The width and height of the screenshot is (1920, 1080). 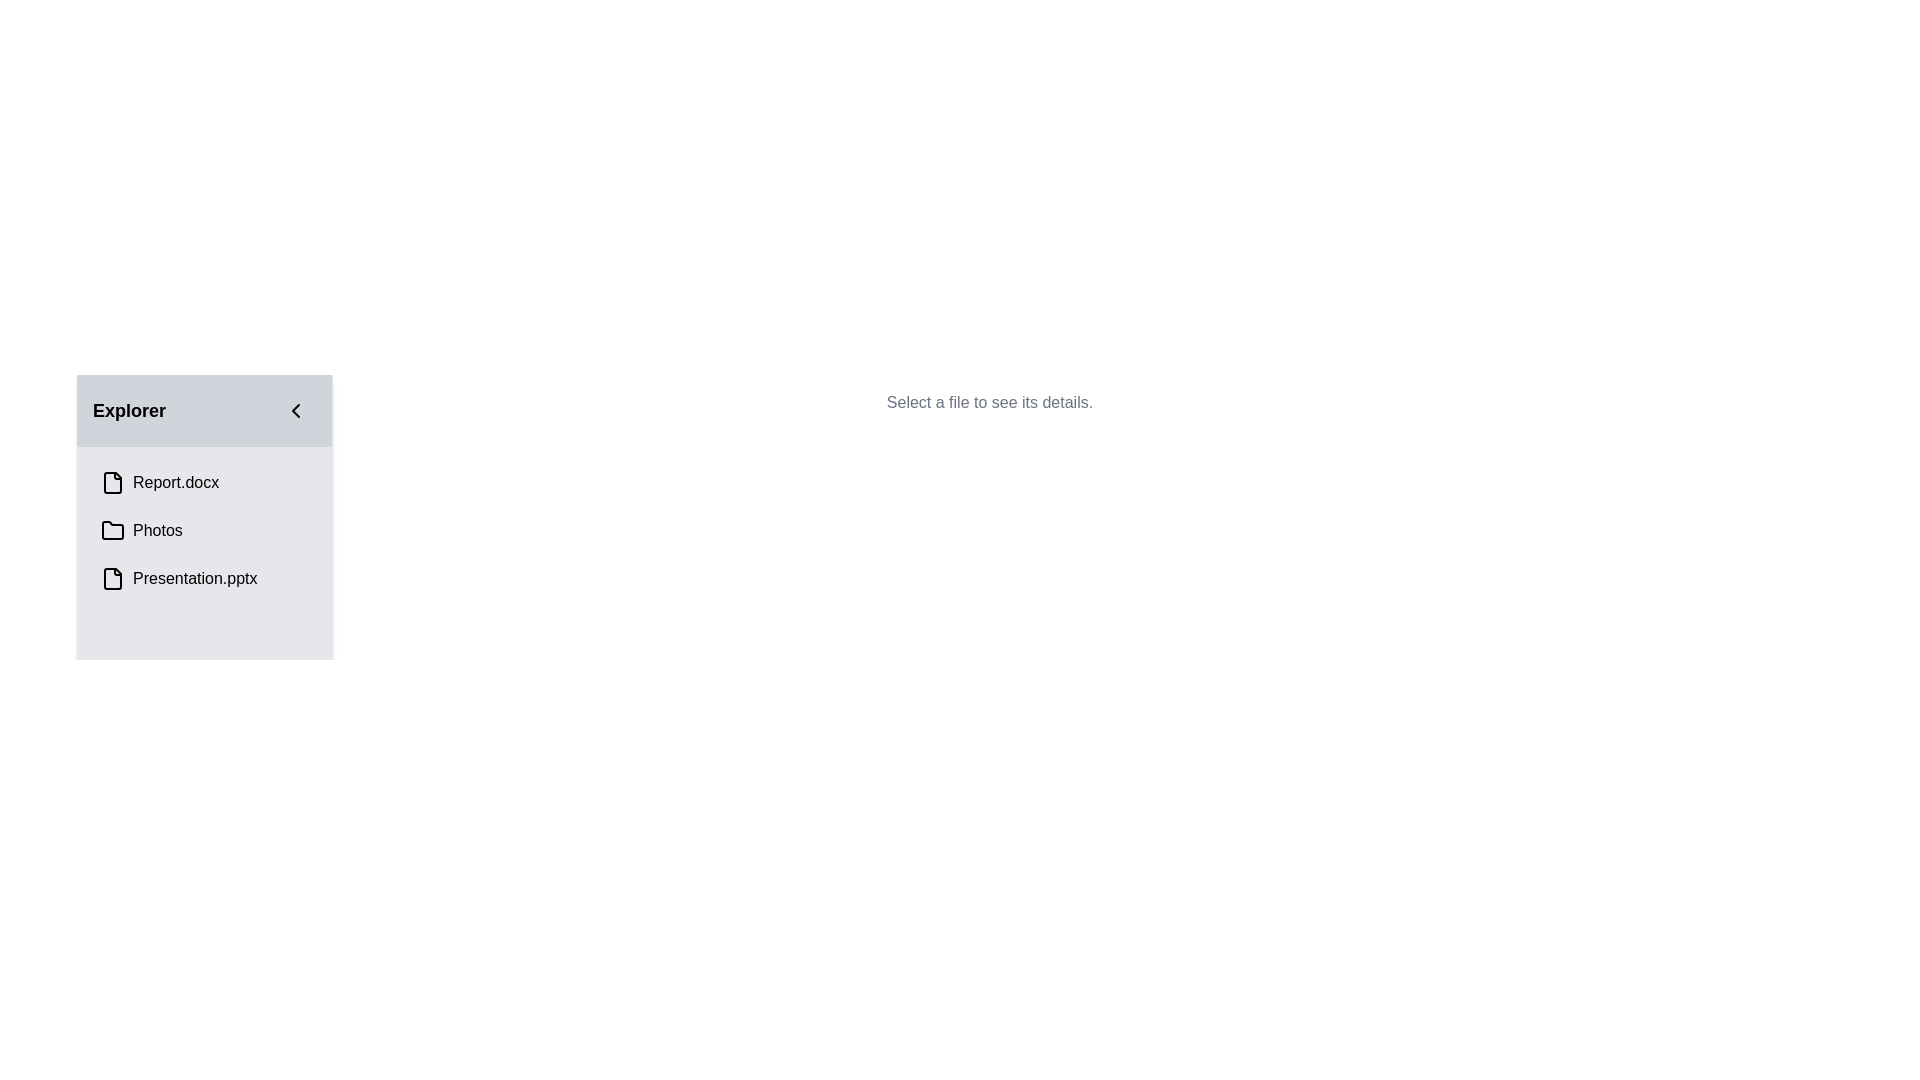 I want to click on the presentation file icon located at the third position in the list of items within the 'Explorer' section of the interface, so click(x=112, y=578).